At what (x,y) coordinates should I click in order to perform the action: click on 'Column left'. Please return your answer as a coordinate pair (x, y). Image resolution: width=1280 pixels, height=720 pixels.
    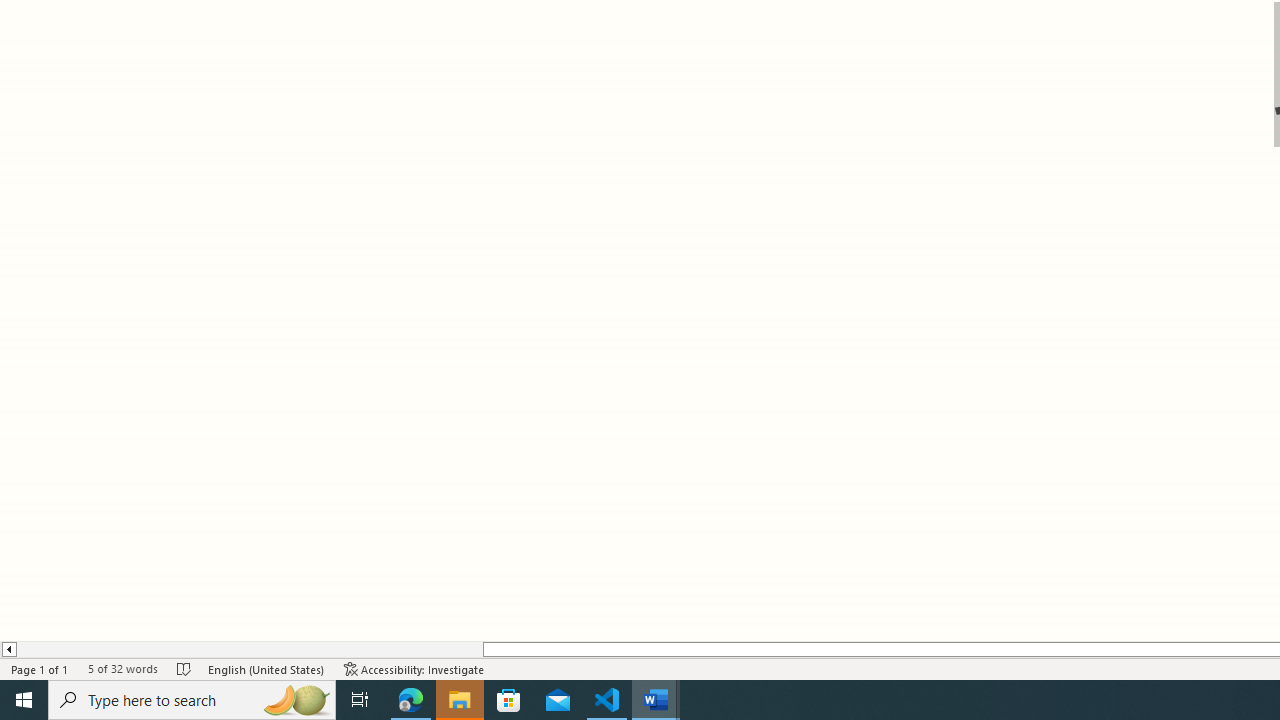
    Looking at the image, I should click on (8, 649).